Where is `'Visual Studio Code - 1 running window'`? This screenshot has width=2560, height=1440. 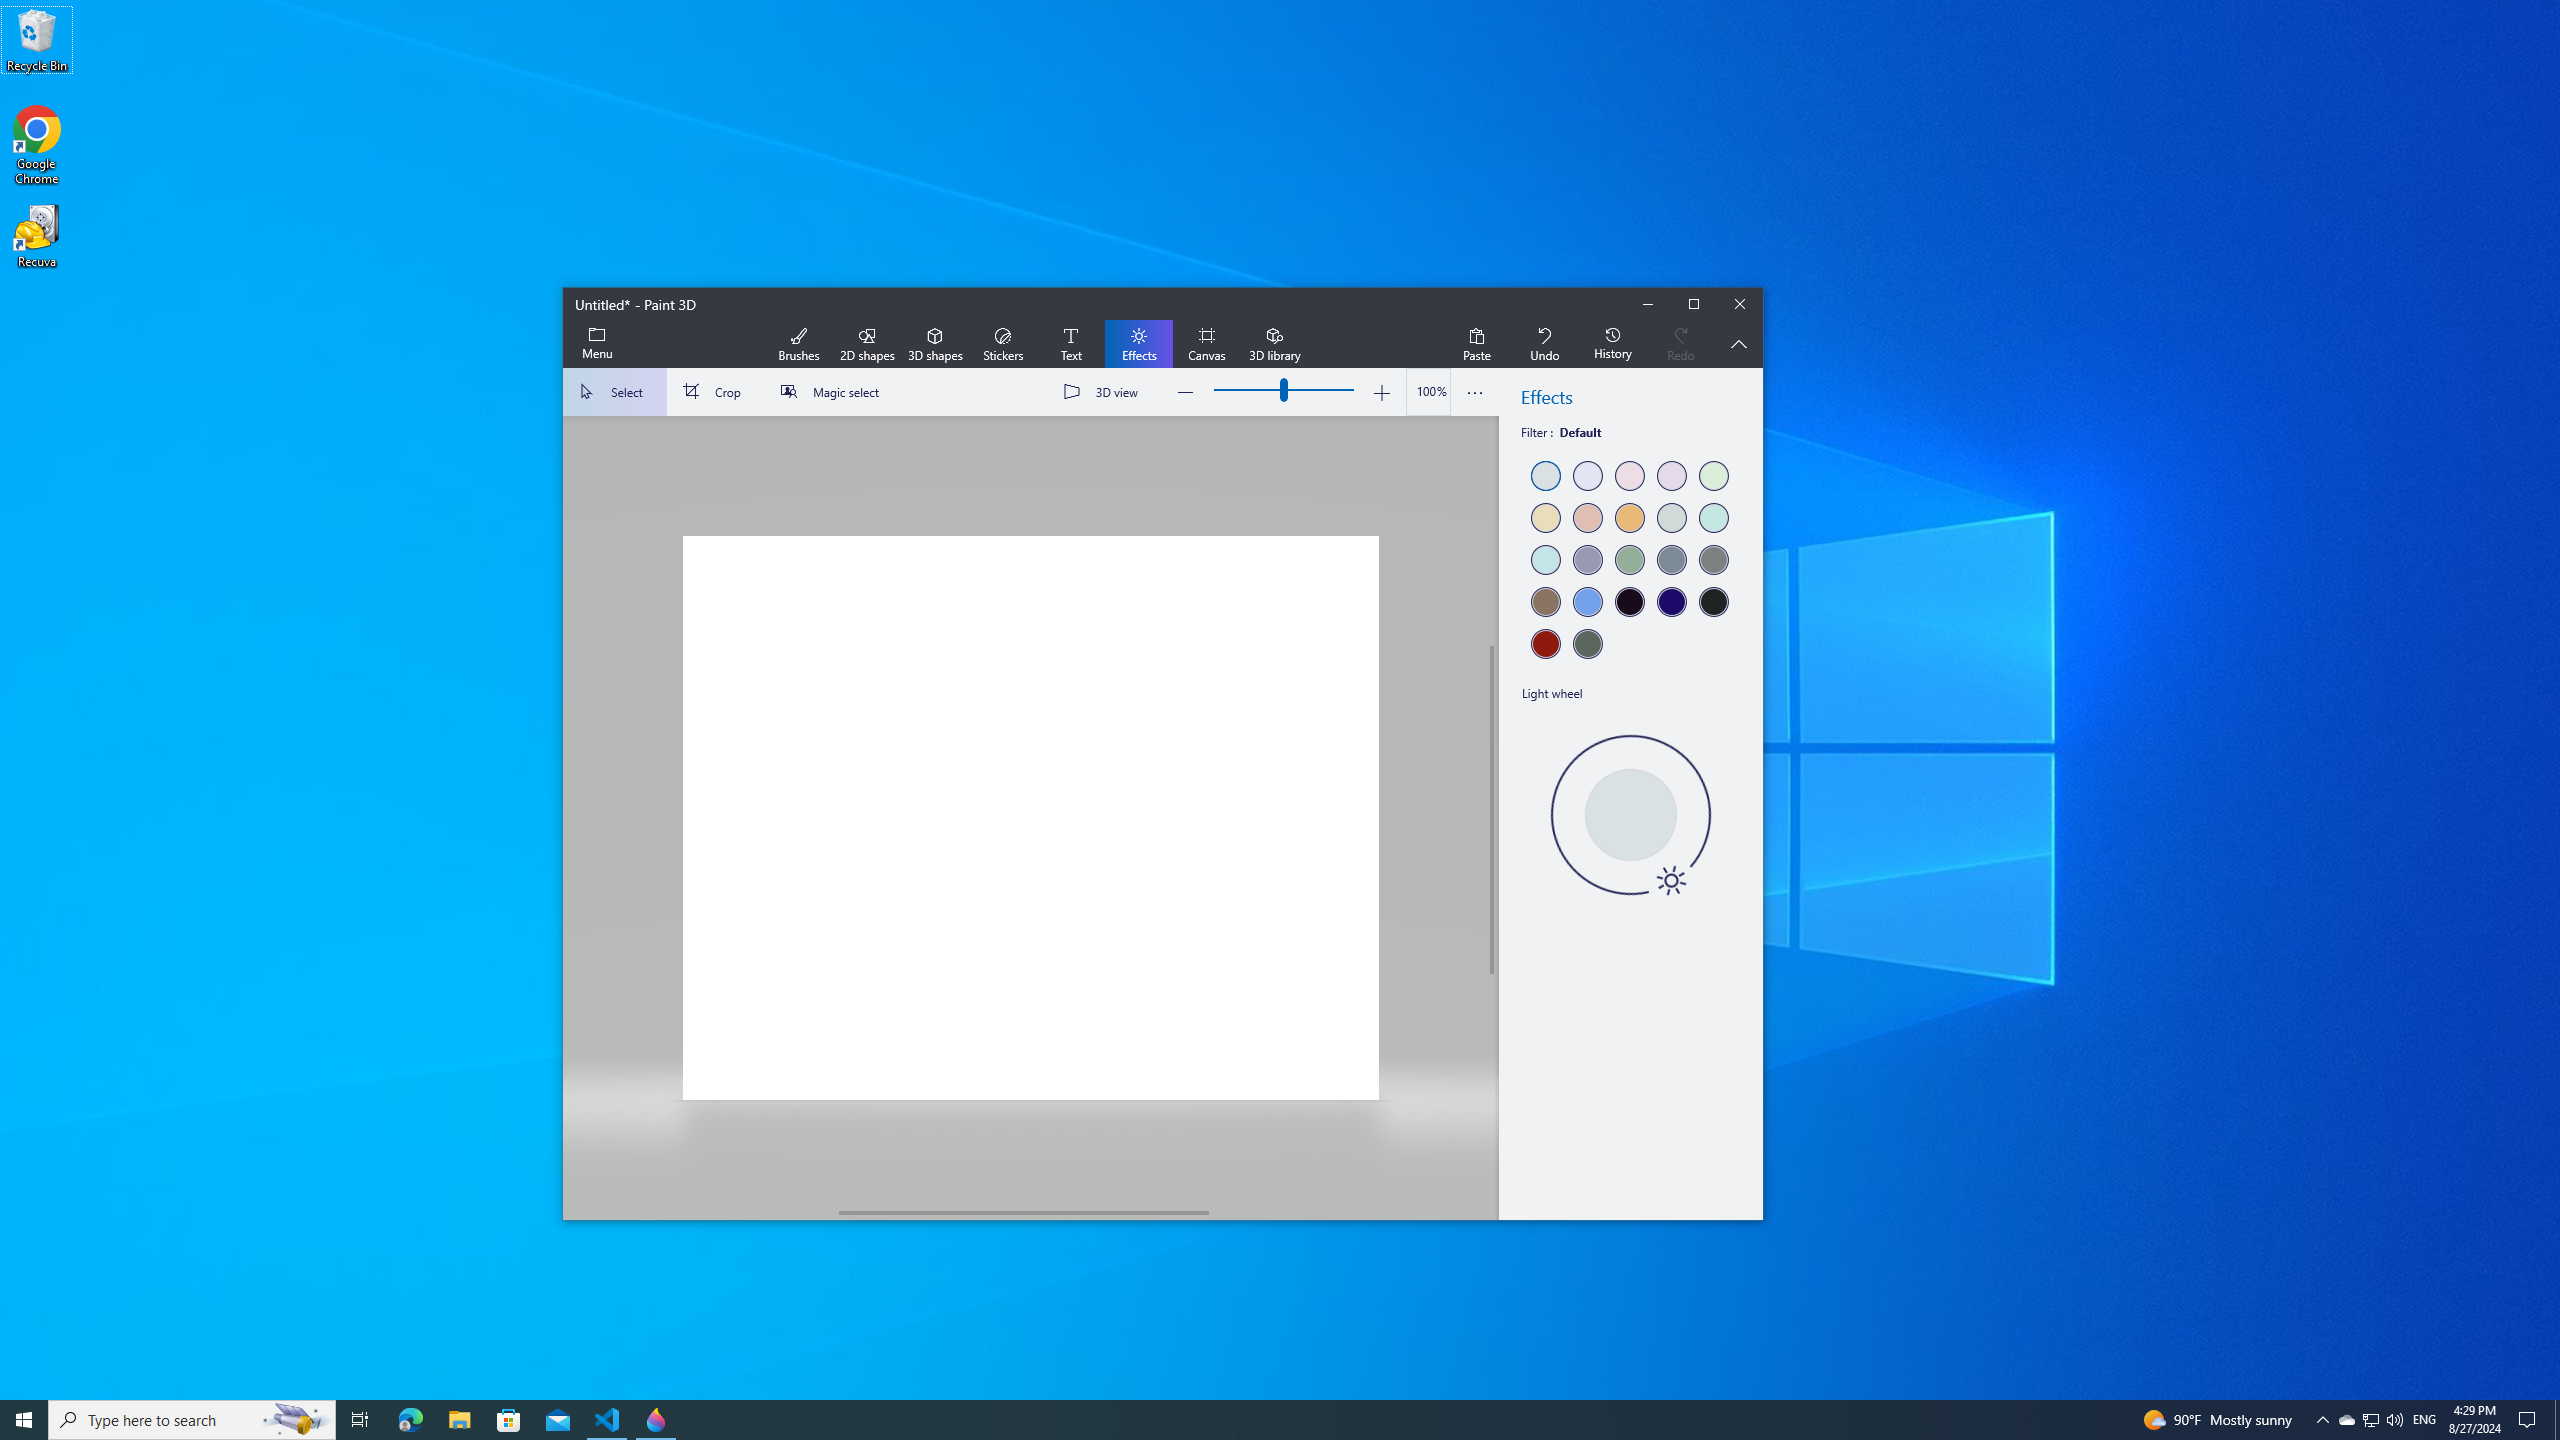 'Visual Studio Code - 1 running window' is located at coordinates (607, 1418).